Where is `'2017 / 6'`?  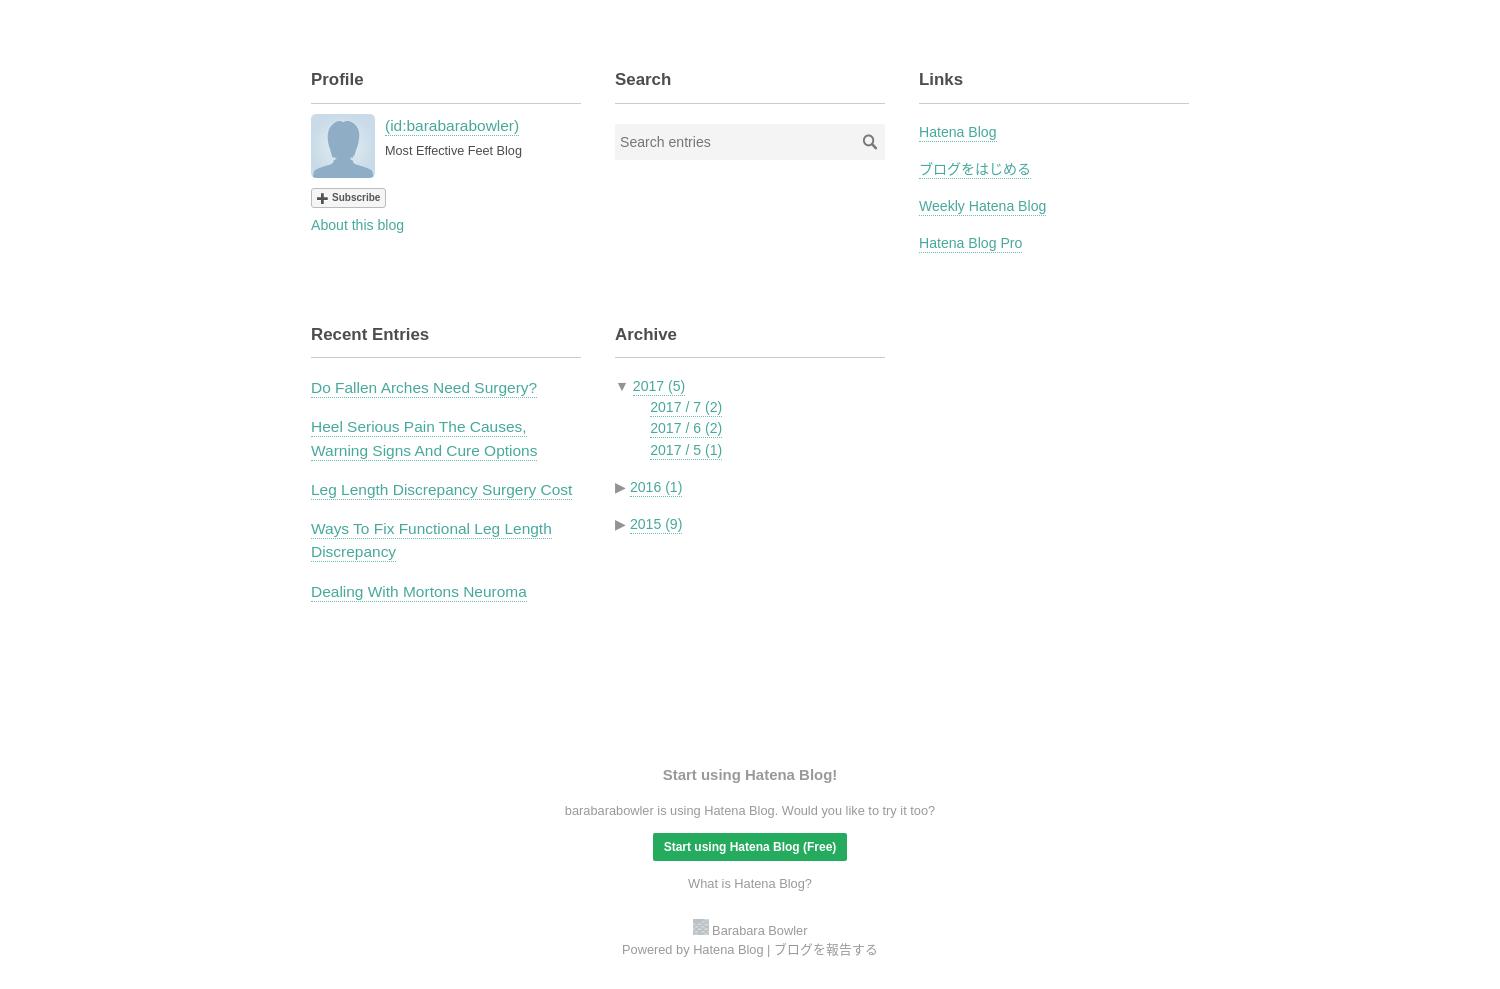 '2017 / 6' is located at coordinates (676, 428).